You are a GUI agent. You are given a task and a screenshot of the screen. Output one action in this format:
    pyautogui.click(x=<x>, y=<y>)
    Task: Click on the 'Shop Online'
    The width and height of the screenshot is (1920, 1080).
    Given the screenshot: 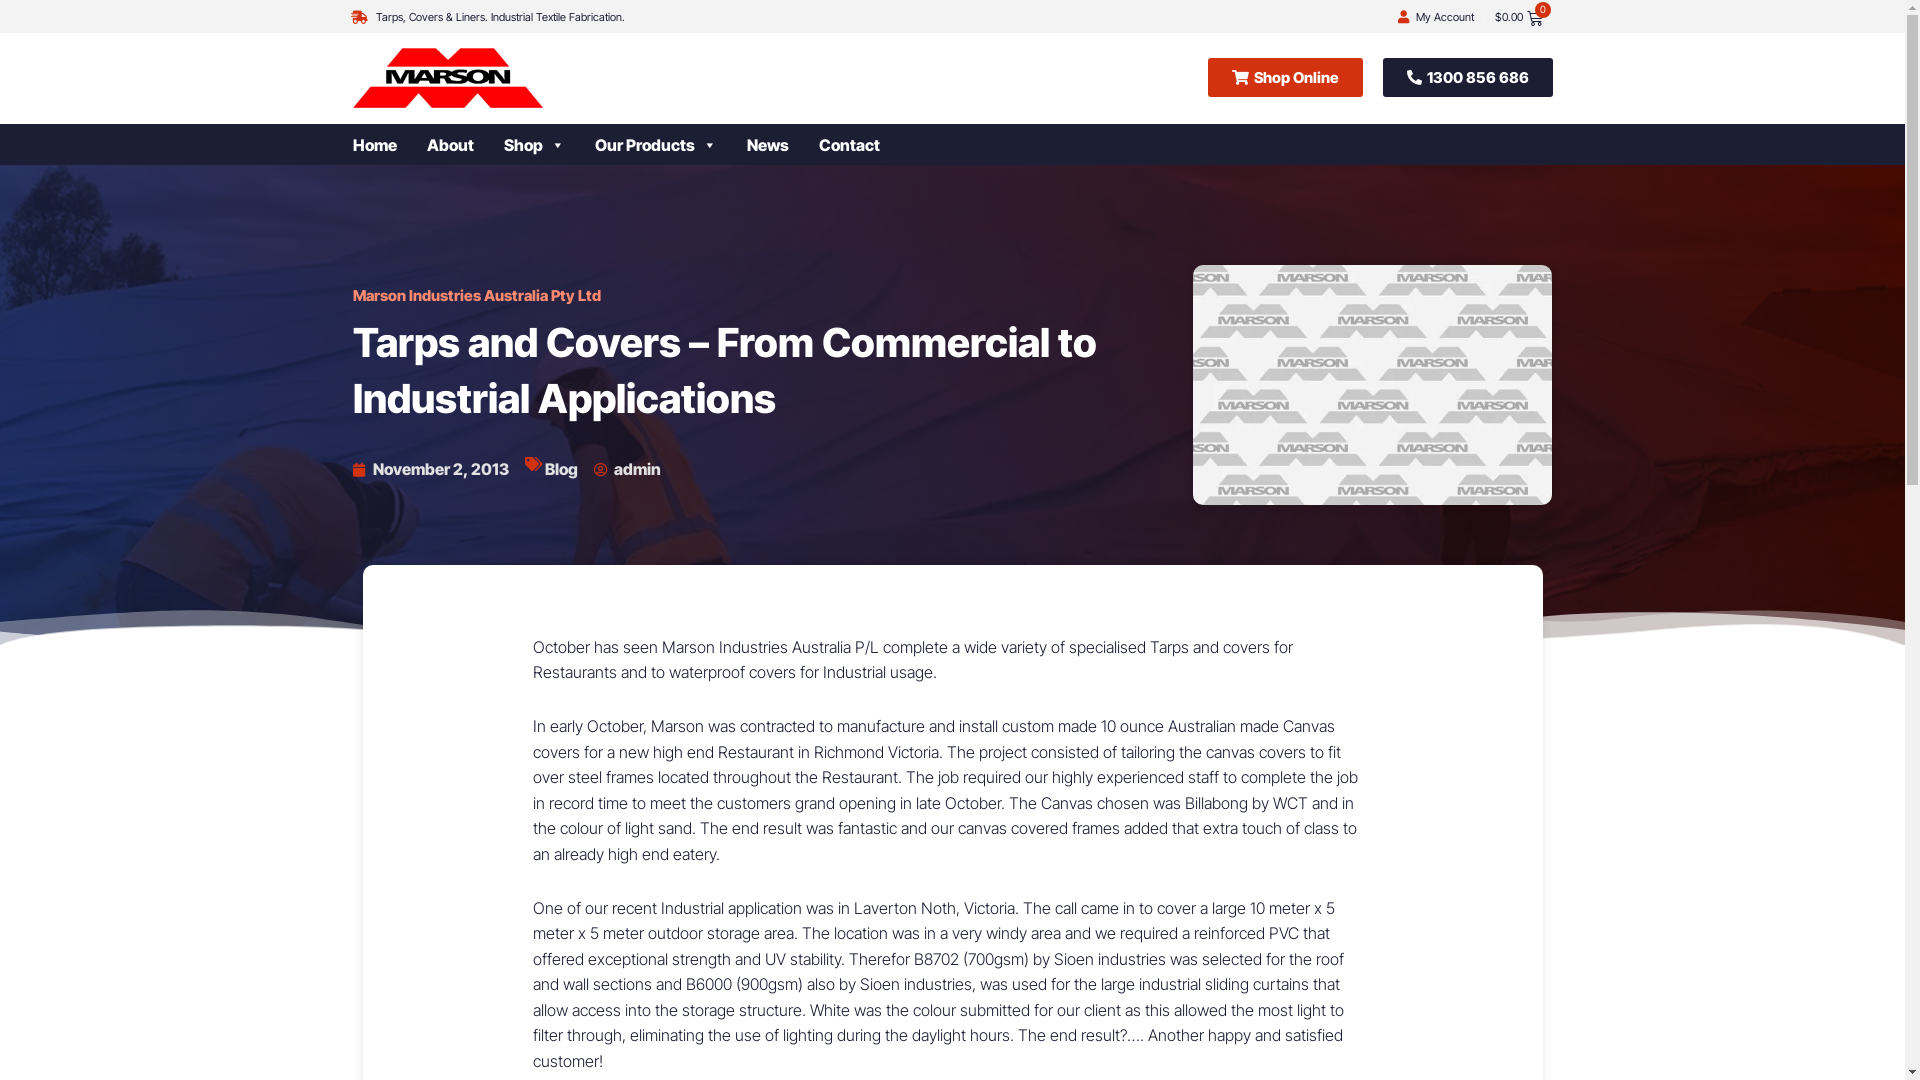 What is the action you would take?
    pyautogui.click(x=1285, y=76)
    